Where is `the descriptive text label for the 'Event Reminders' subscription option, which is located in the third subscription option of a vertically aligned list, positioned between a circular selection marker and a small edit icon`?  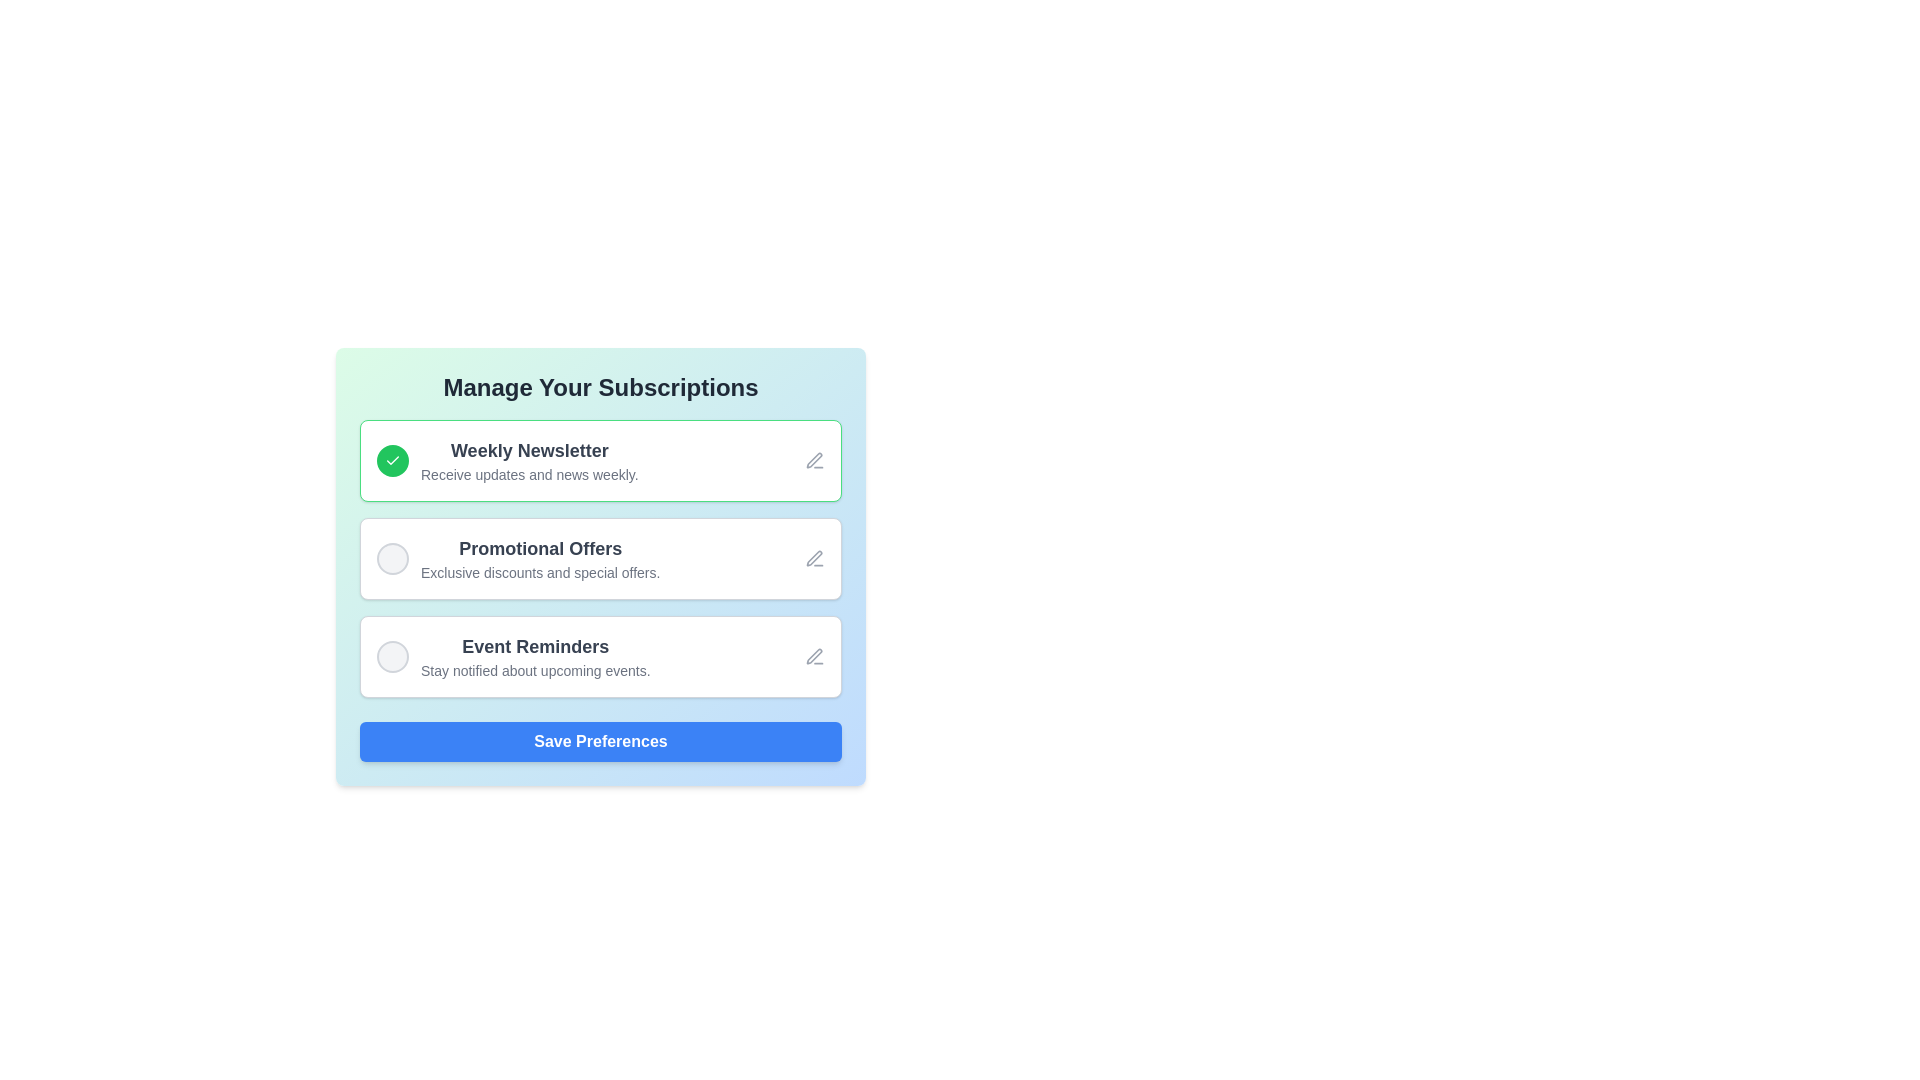
the descriptive text label for the 'Event Reminders' subscription option, which is located in the third subscription option of a vertically aligned list, positioned between a circular selection marker and a small edit icon is located at coordinates (535, 656).